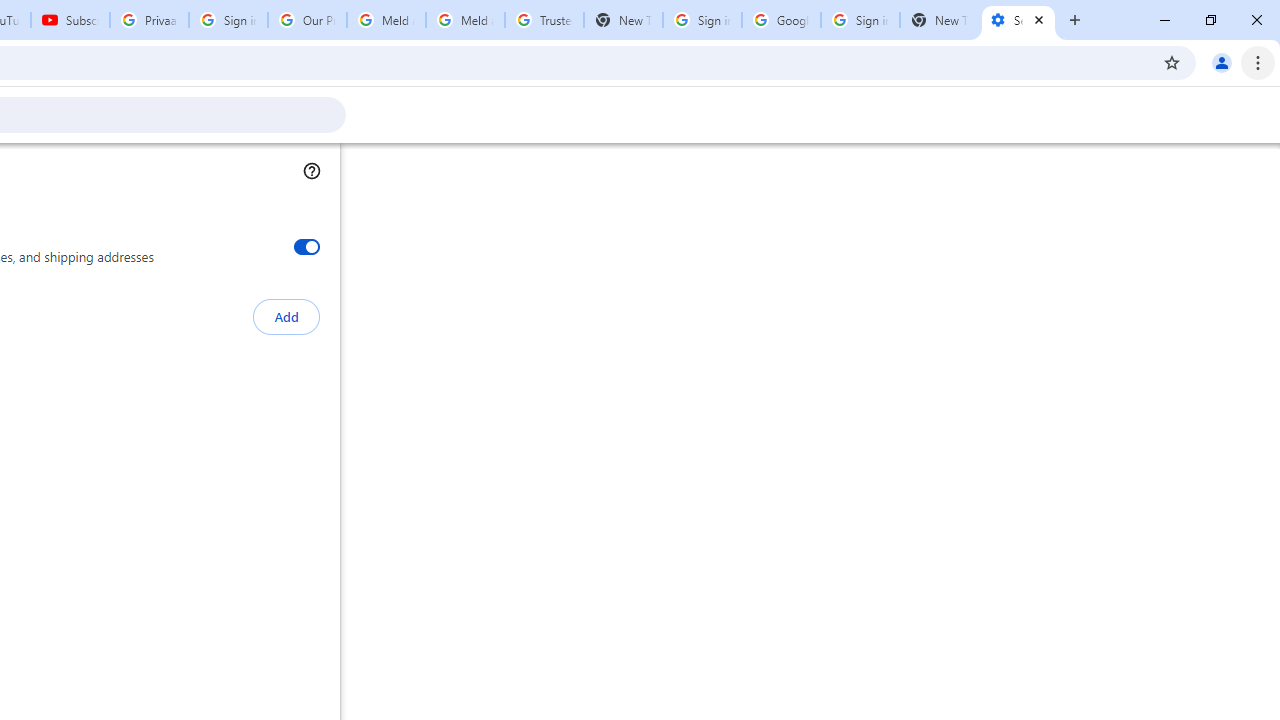 This screenshot has height=720, width=1280. Describe the element at coordinates (1018, 20) in the screenshot. I see `'Settings - Addresses and more'` at that location.